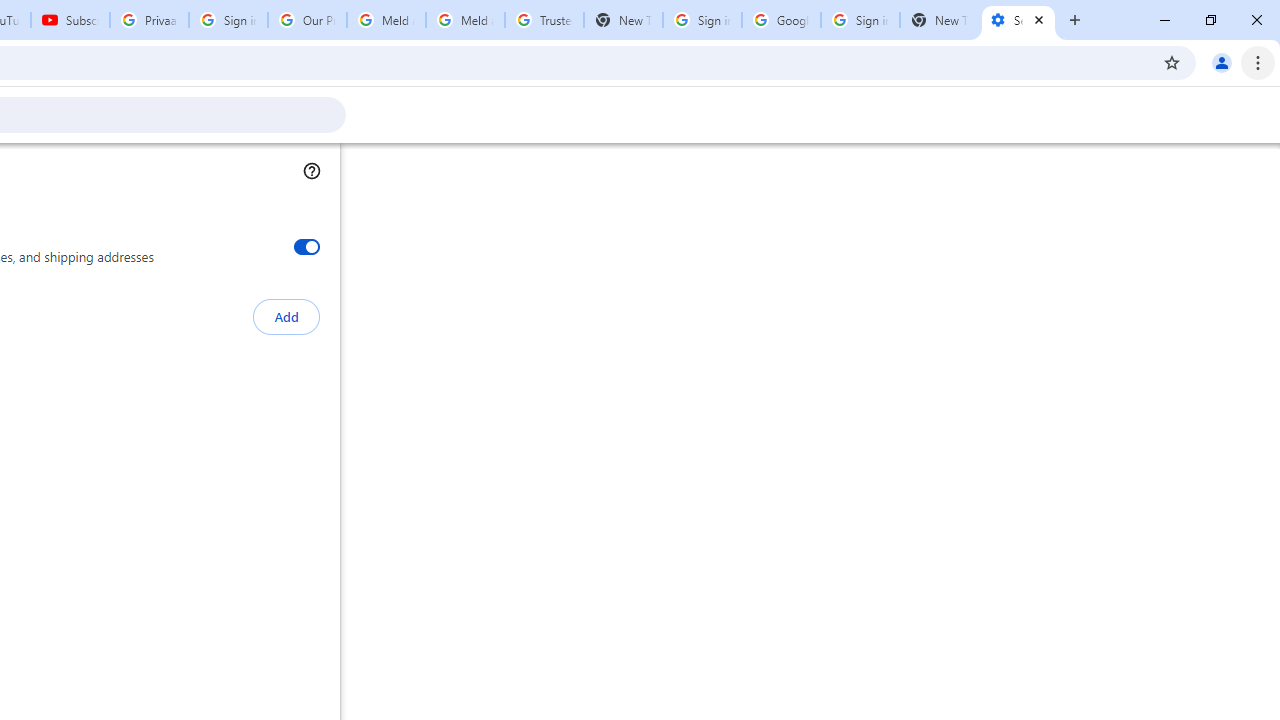 This screenshot has height=720, width=1280. Describe the element at coordinates (1018, 20) in the screenshot. I see `'Settings - Addresses and more'` at that location.